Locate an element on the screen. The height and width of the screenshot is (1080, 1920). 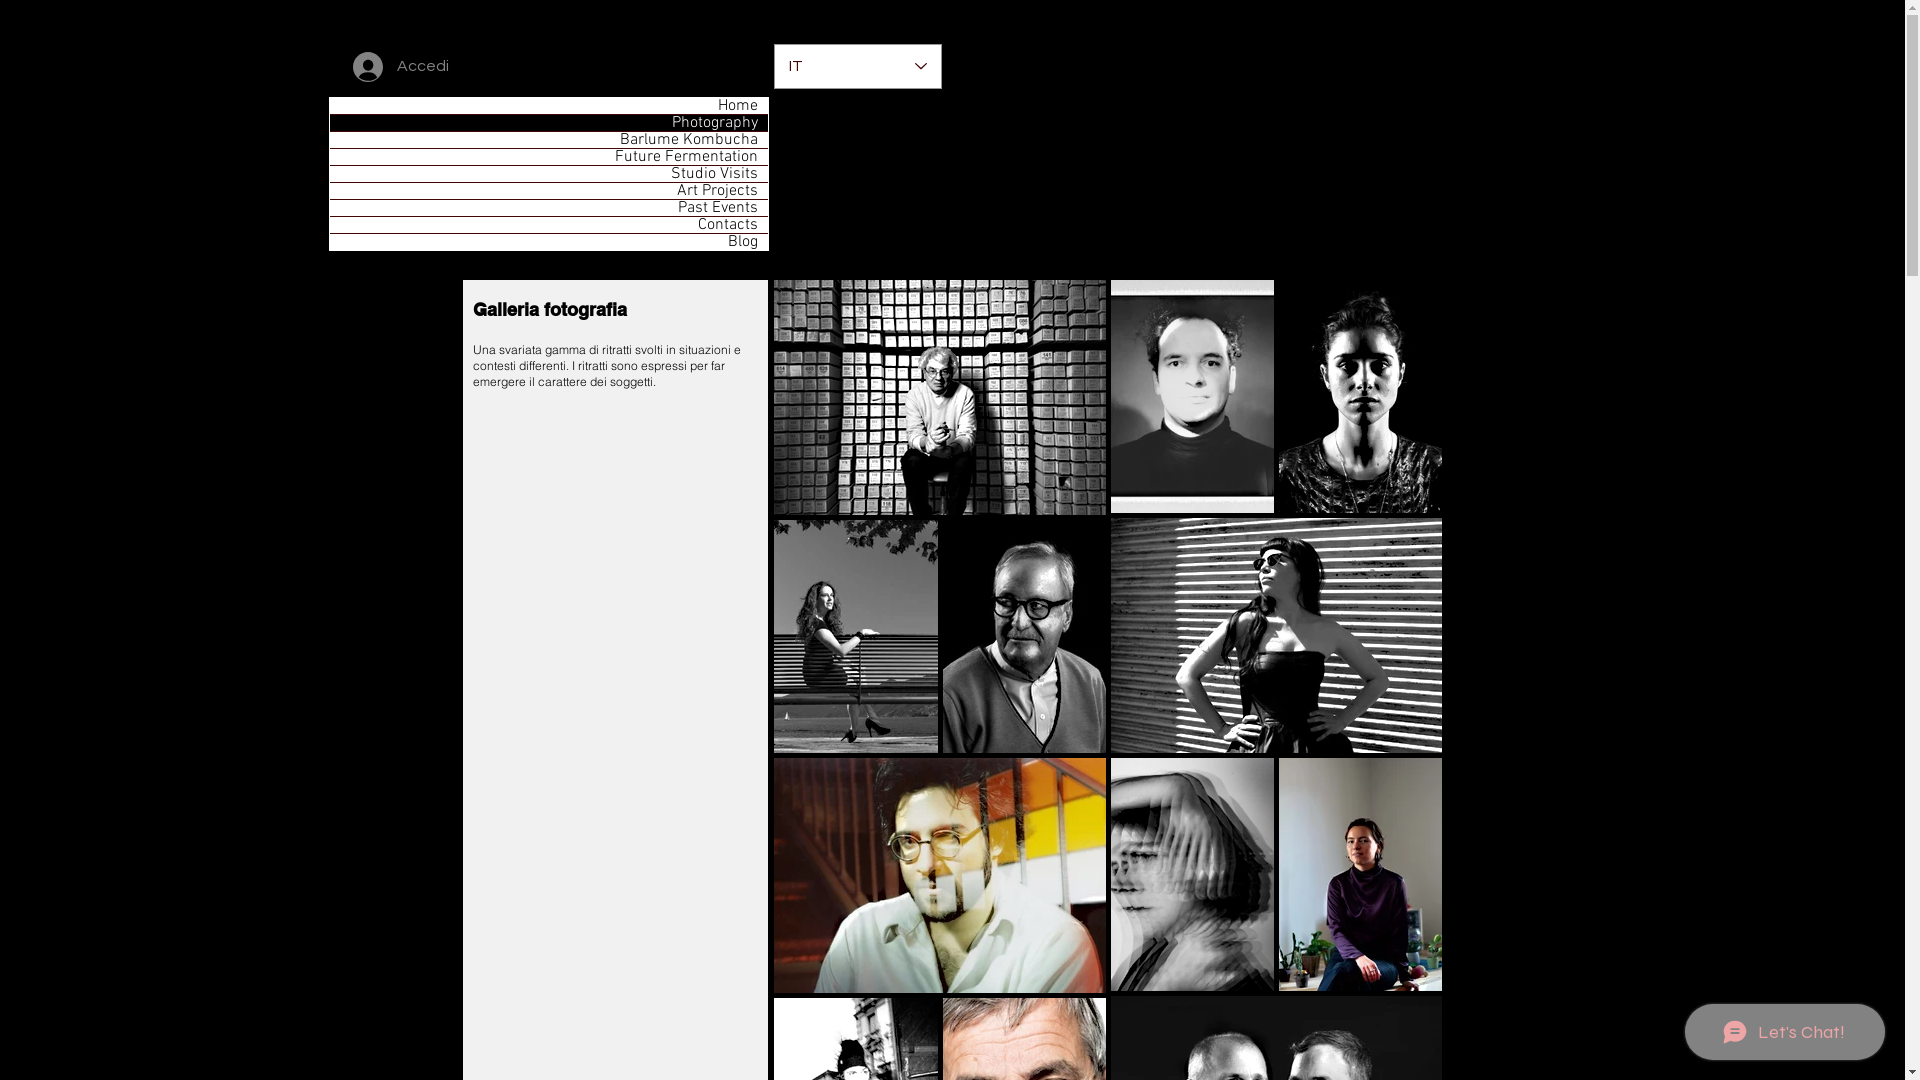
'Home' is located at coordinates (548, 105).